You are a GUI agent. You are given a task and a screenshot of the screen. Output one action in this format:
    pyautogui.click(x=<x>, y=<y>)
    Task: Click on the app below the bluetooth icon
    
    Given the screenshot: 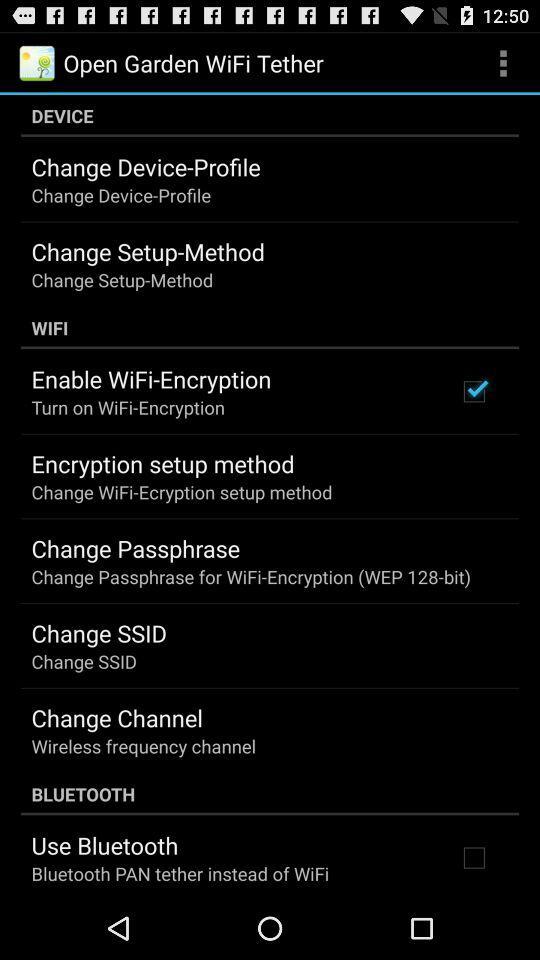 What is the action you would take?
    pyautogui.click(x=104, y=844)
    